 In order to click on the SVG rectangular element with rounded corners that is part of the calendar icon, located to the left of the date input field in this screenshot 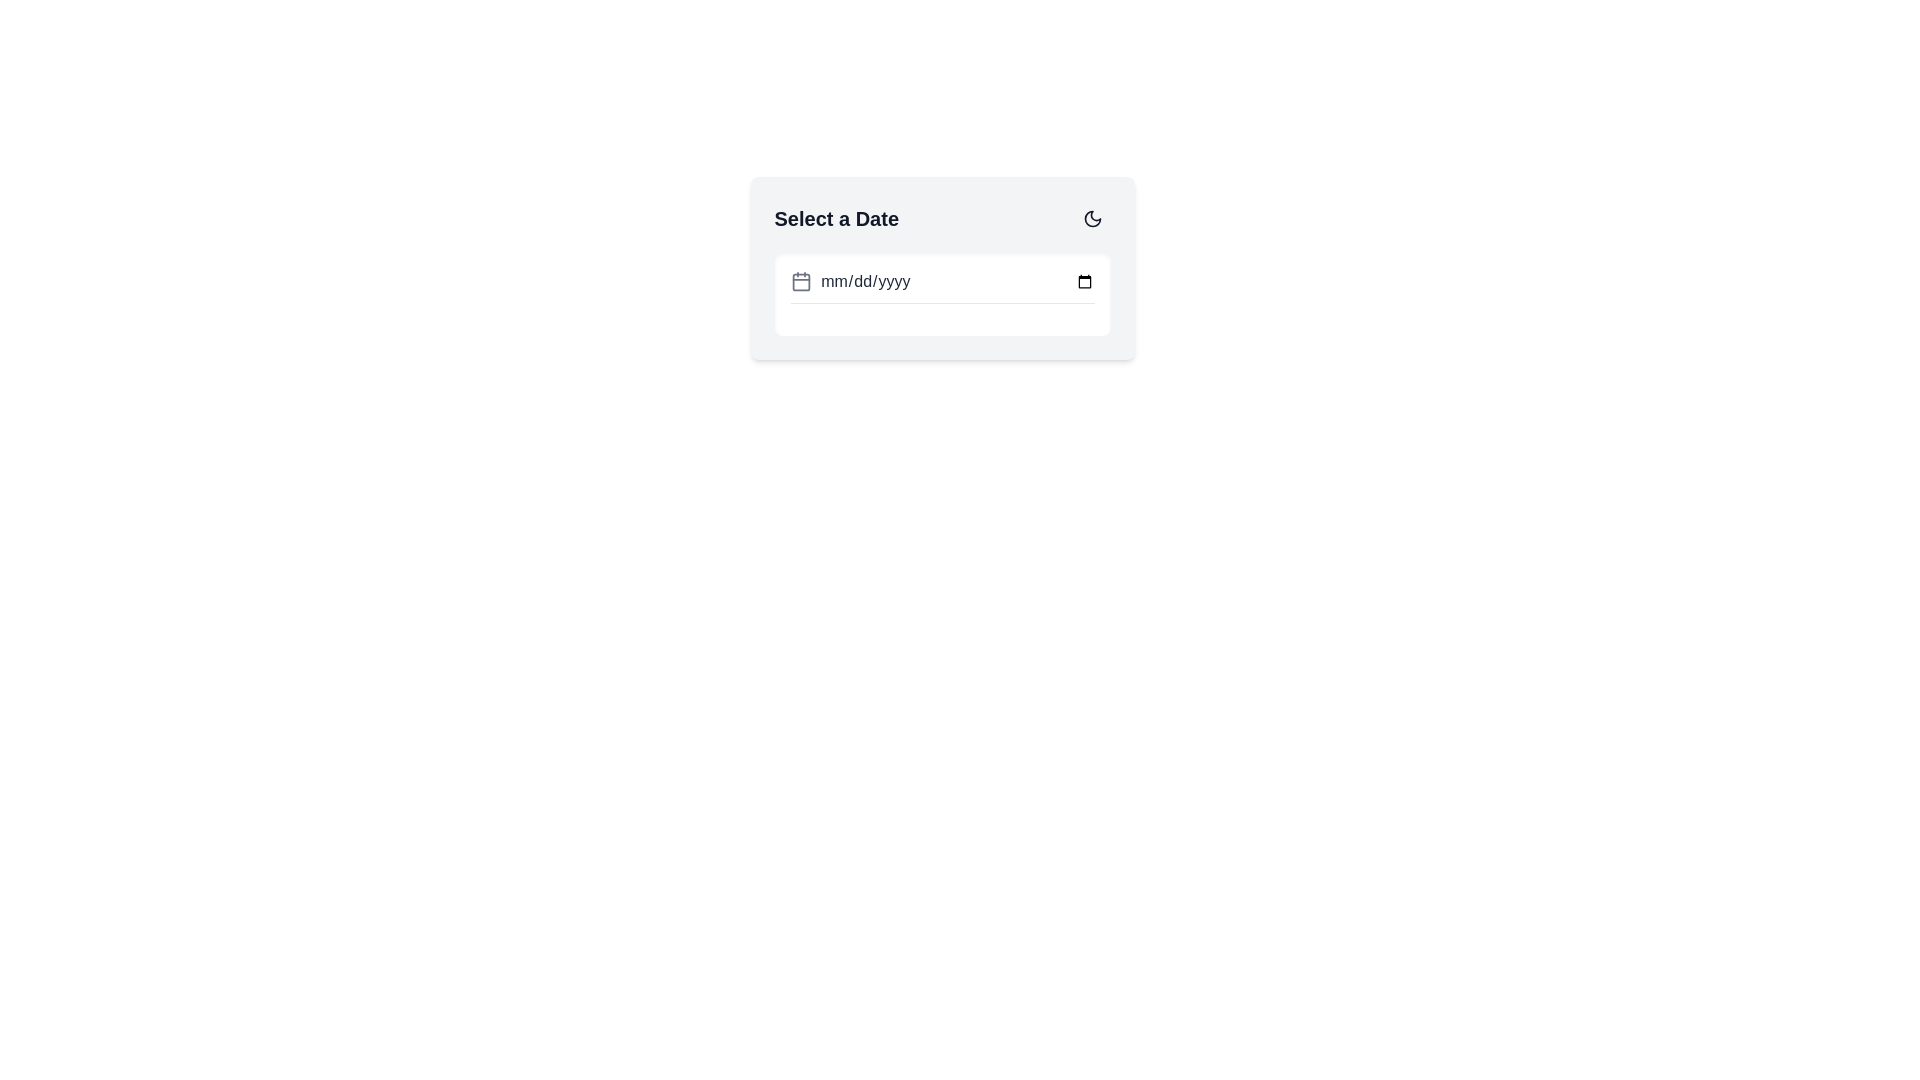, I will do `click(801, 282)`.